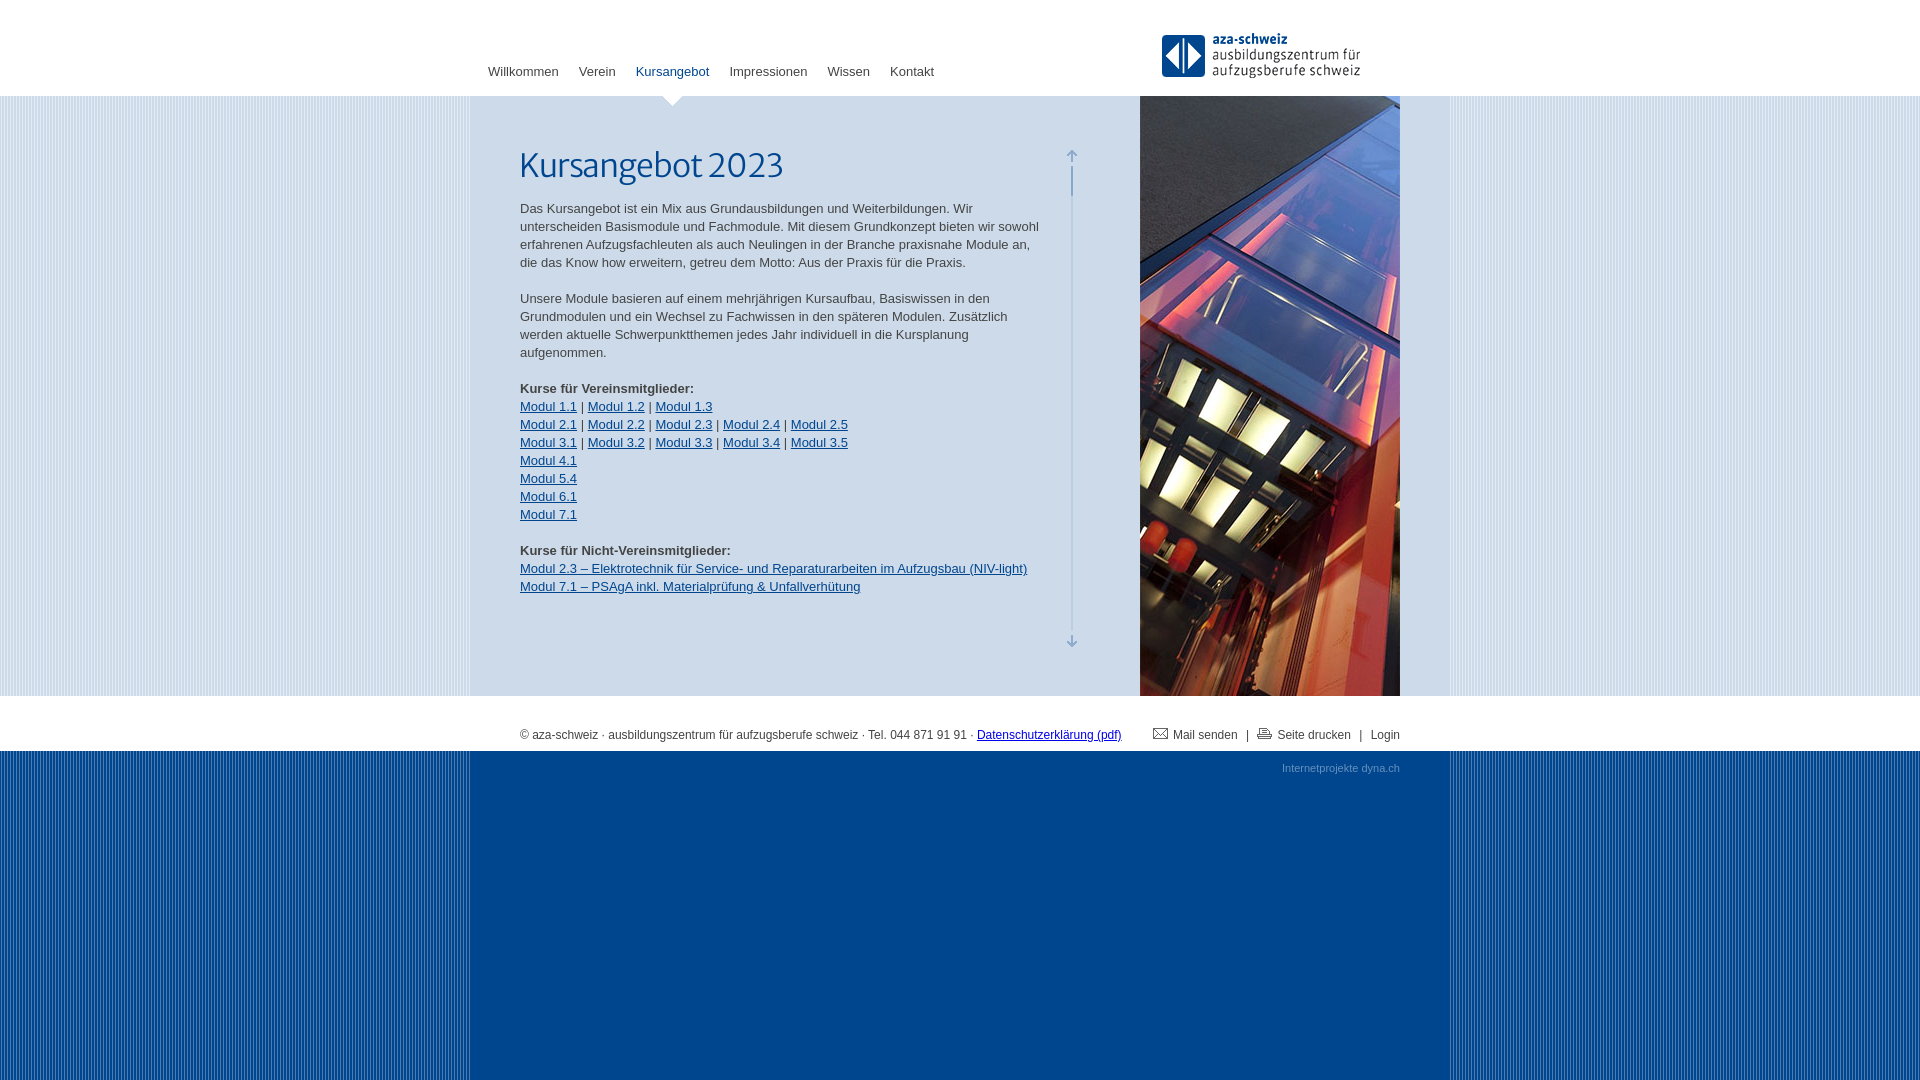 The image size is (1920, 1080). Describe the element at coordinates (1340, 766) in the screenshot. I see `'Internetprojekte dyna.ch'` at that location.